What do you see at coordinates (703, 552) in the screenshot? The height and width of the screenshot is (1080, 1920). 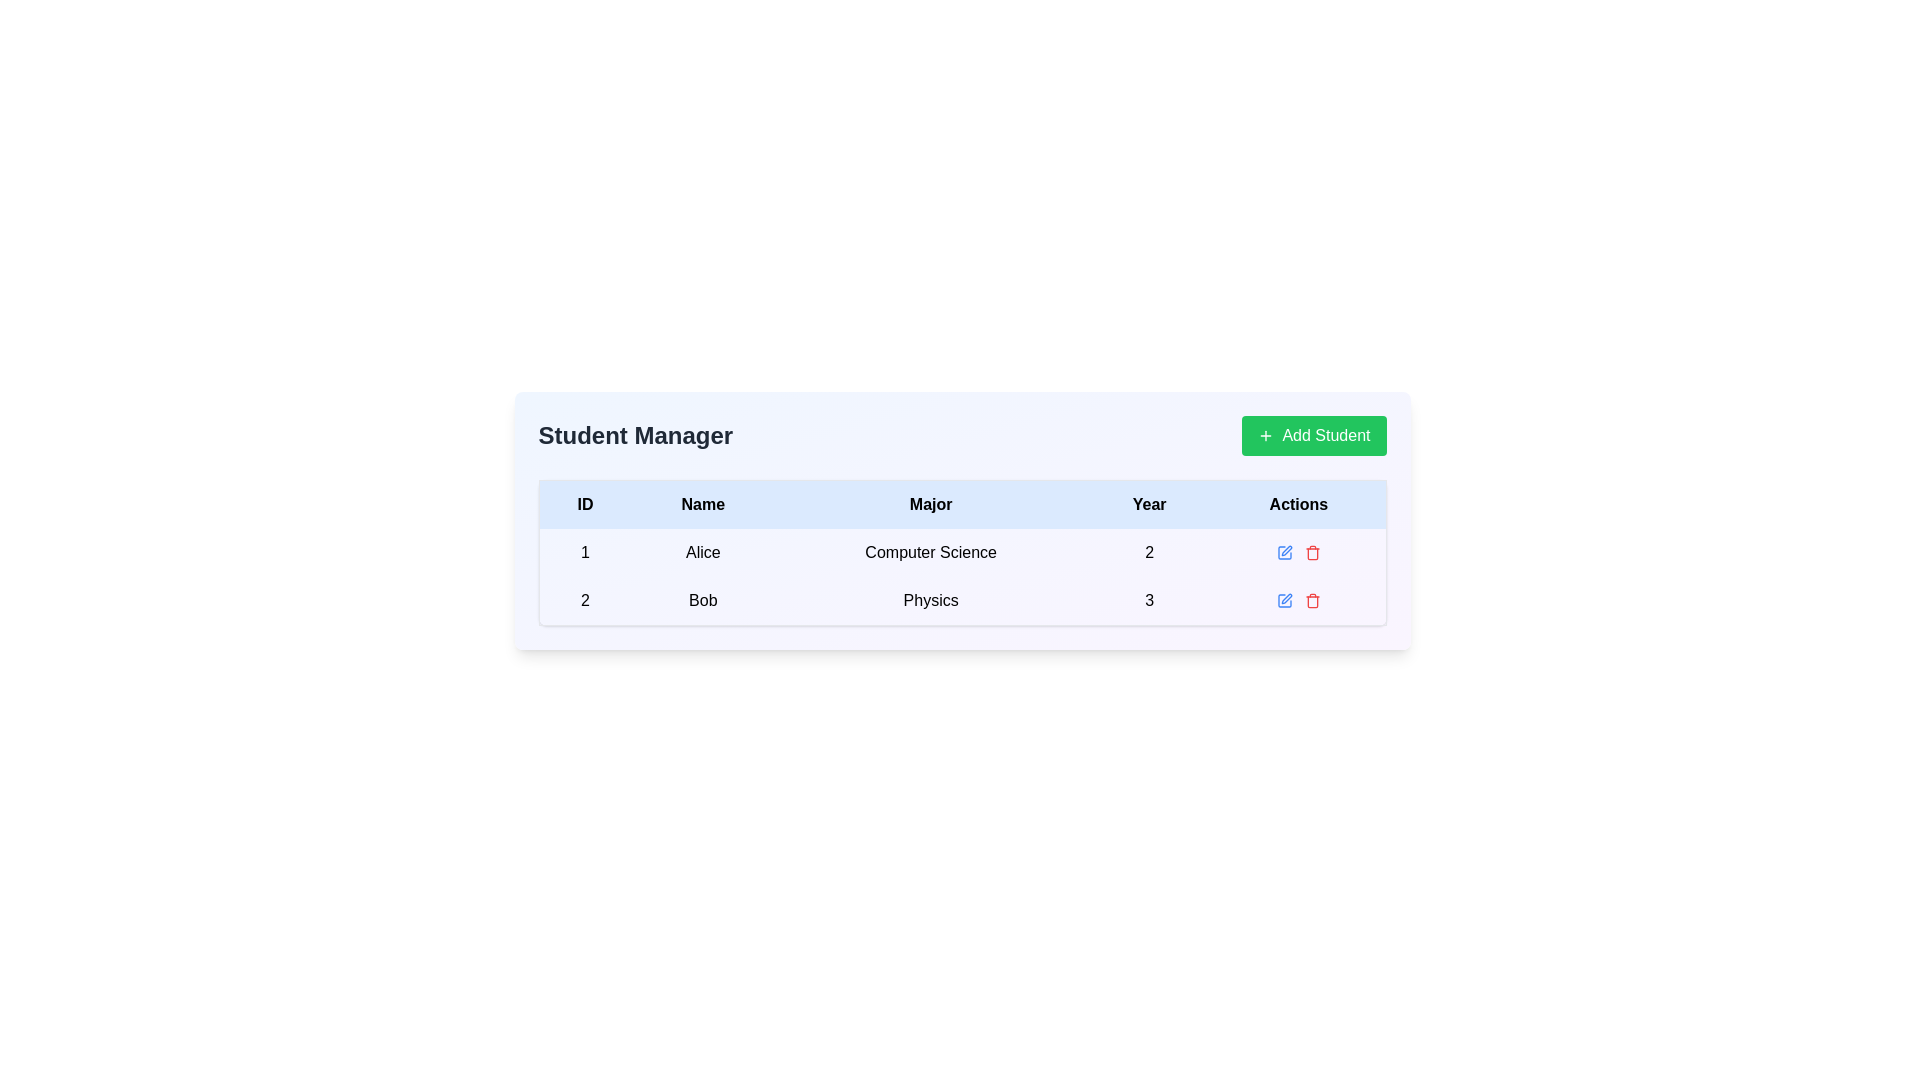 I see `the text display element that reads 'Alice', which is center-aligned and located in the first row, second cell under the 'Name' column in a table-like structure` at bounding box center [703, 552].